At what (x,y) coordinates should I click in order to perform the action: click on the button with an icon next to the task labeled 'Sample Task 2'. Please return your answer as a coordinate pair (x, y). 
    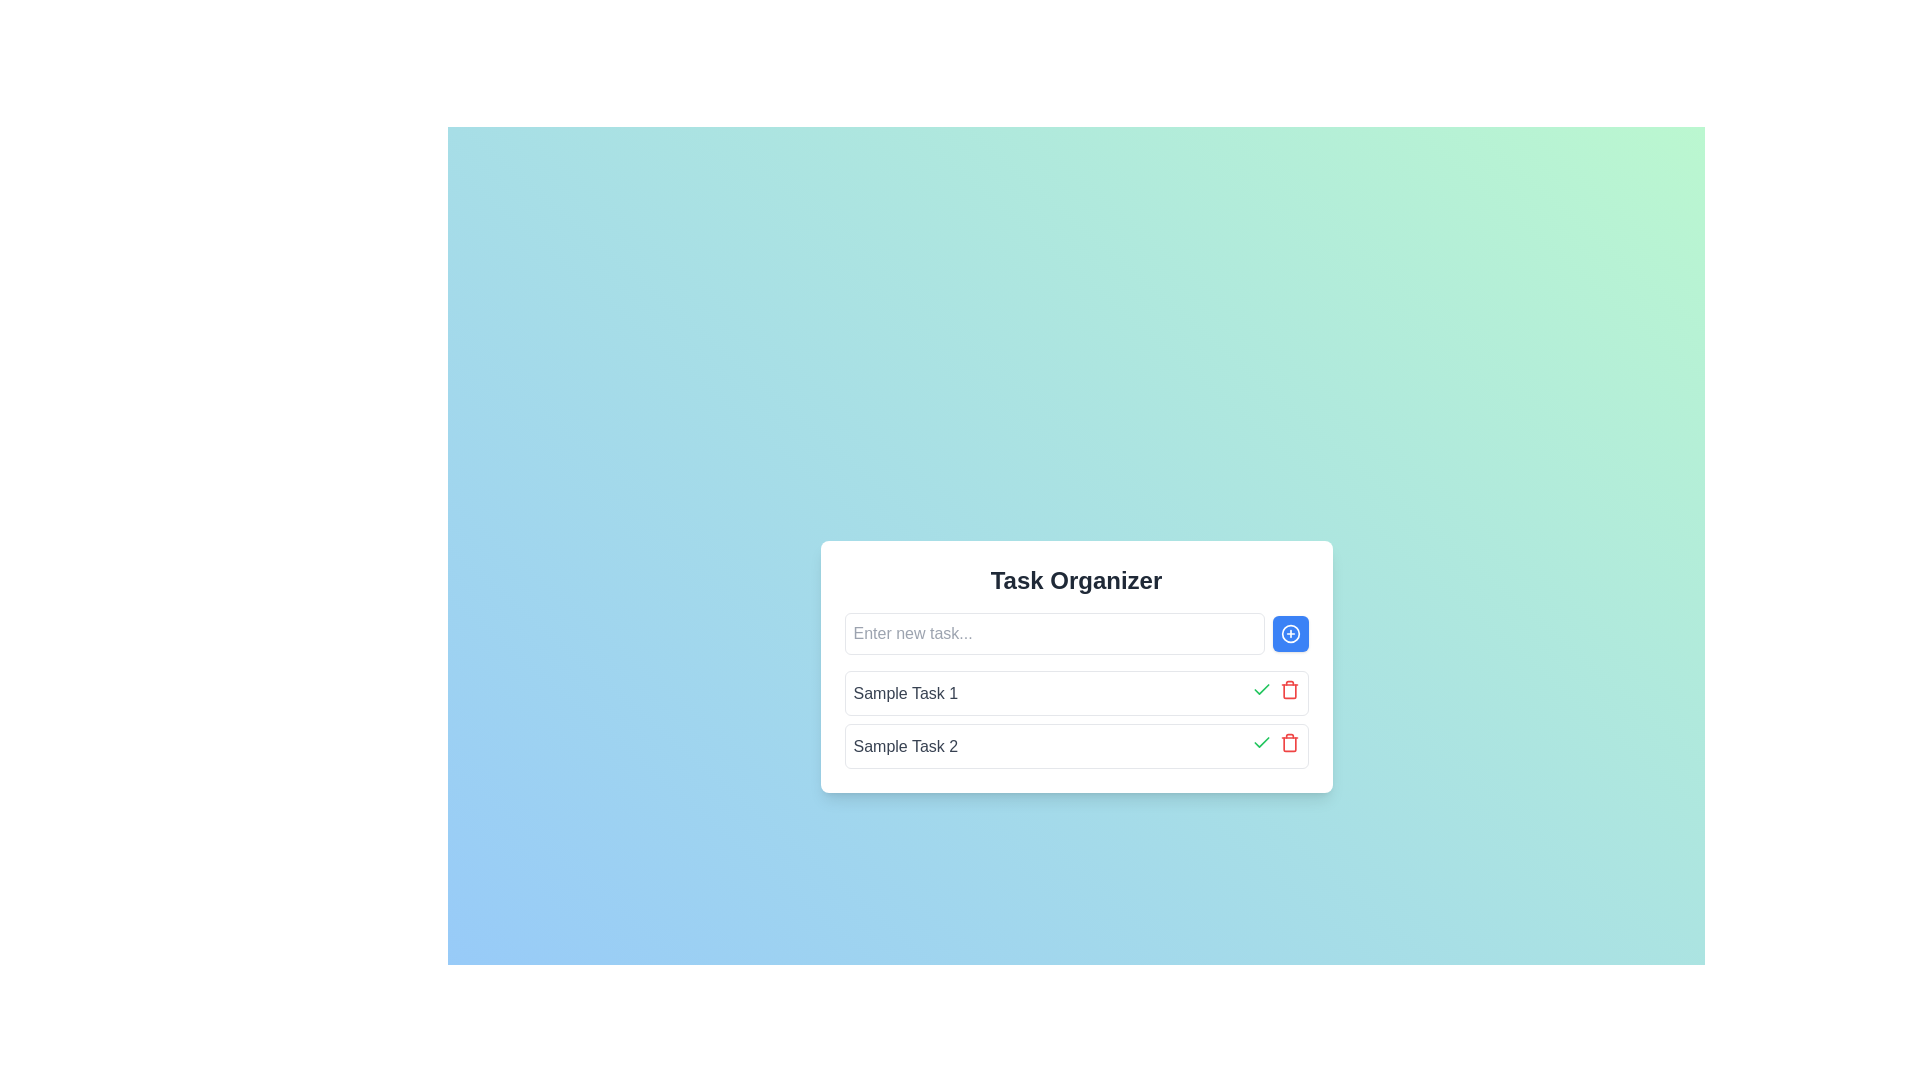
    Looking at the image, I should click on (1260, 689).